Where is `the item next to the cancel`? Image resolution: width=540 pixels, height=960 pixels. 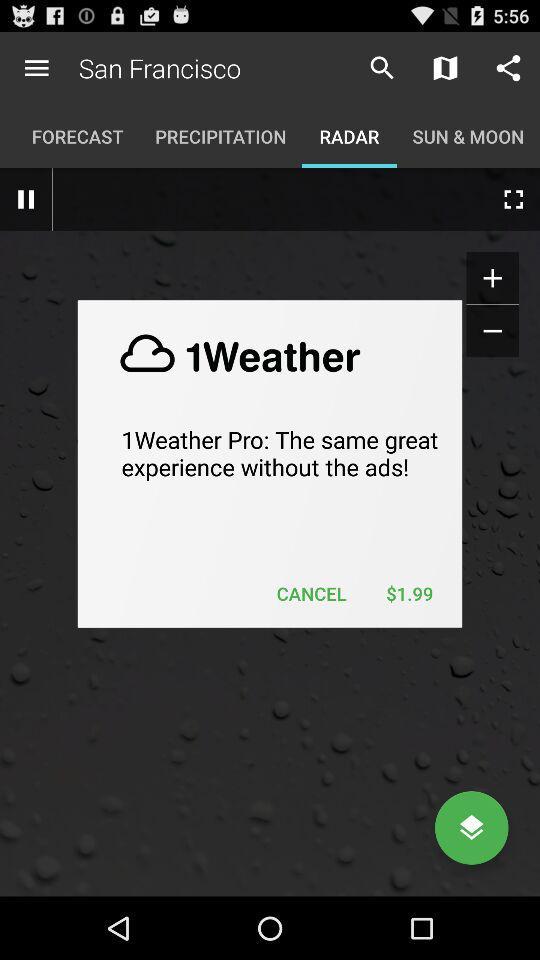
the item next to the cancel is located at coordinates (408, 593).